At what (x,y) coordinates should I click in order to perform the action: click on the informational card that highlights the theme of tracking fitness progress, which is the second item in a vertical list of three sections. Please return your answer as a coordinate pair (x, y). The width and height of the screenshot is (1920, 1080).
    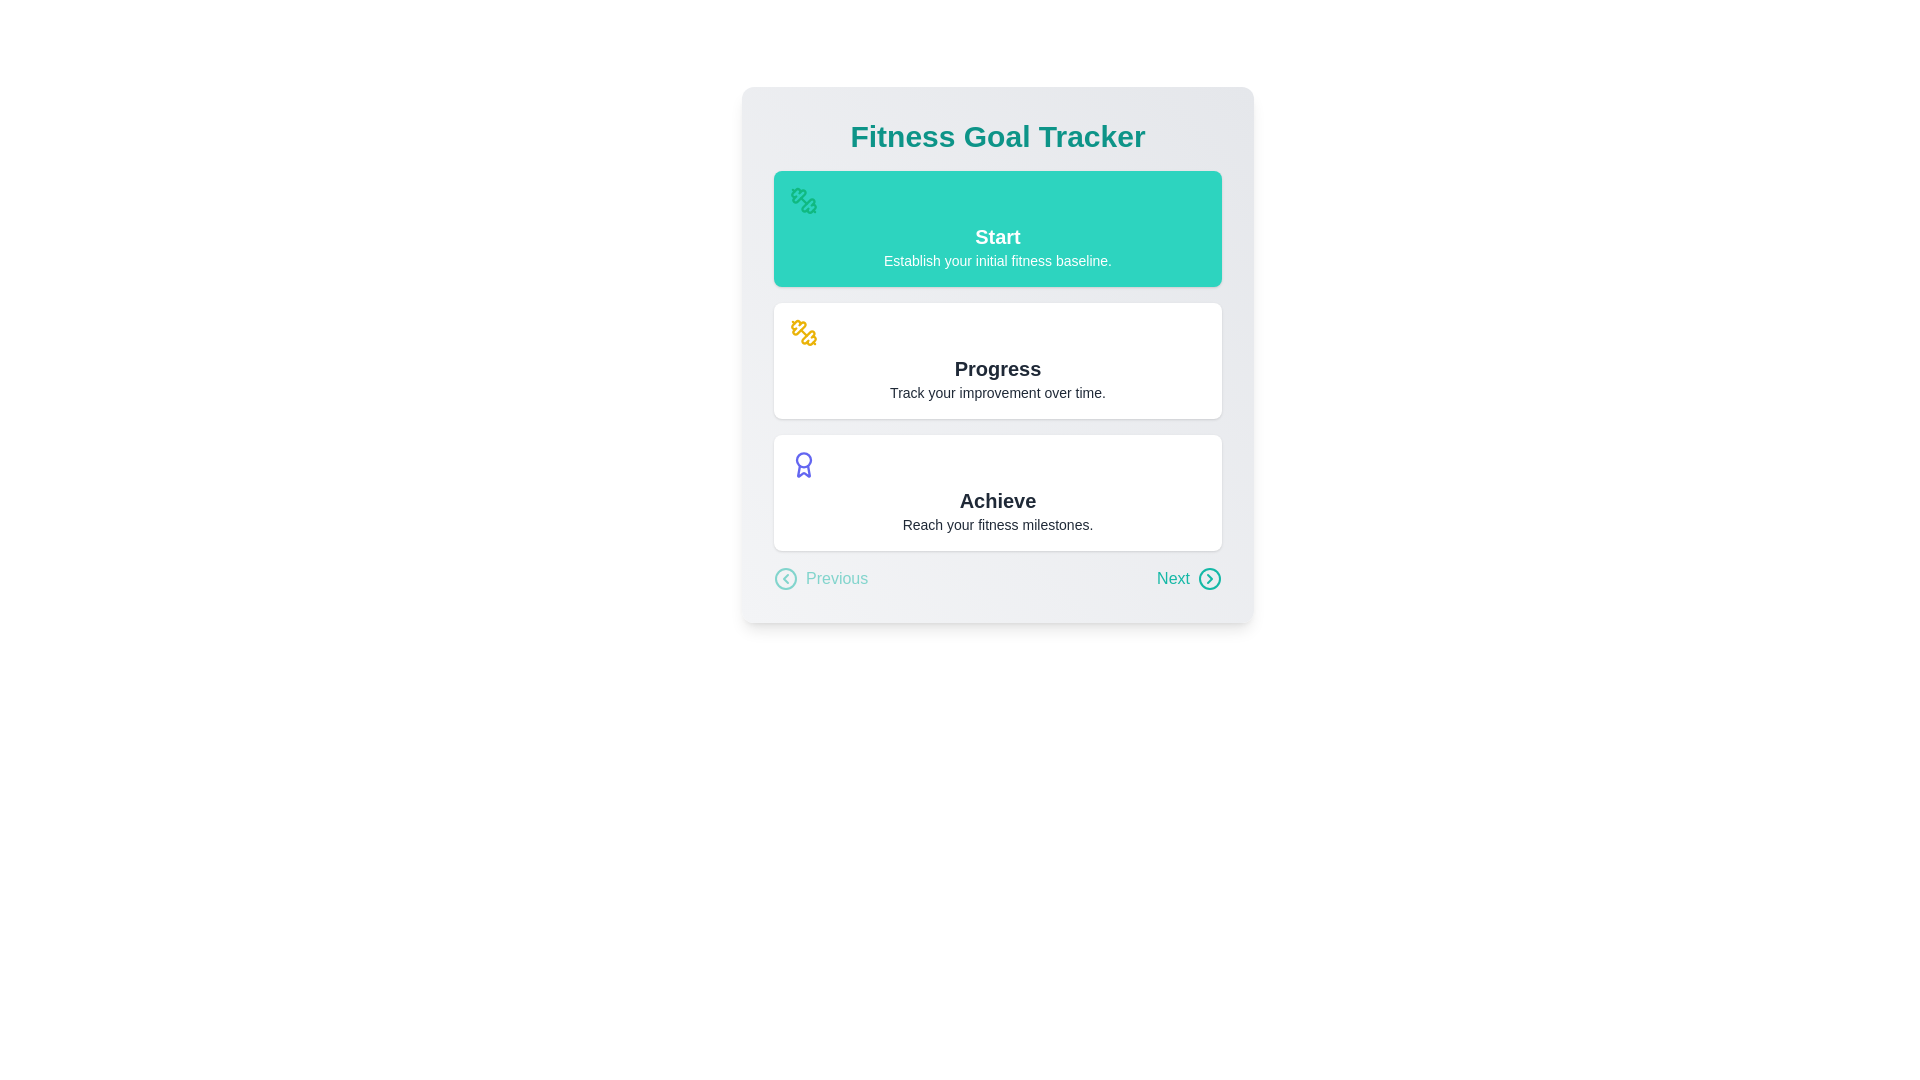
    Looking at the image, I should click on (998, 361).